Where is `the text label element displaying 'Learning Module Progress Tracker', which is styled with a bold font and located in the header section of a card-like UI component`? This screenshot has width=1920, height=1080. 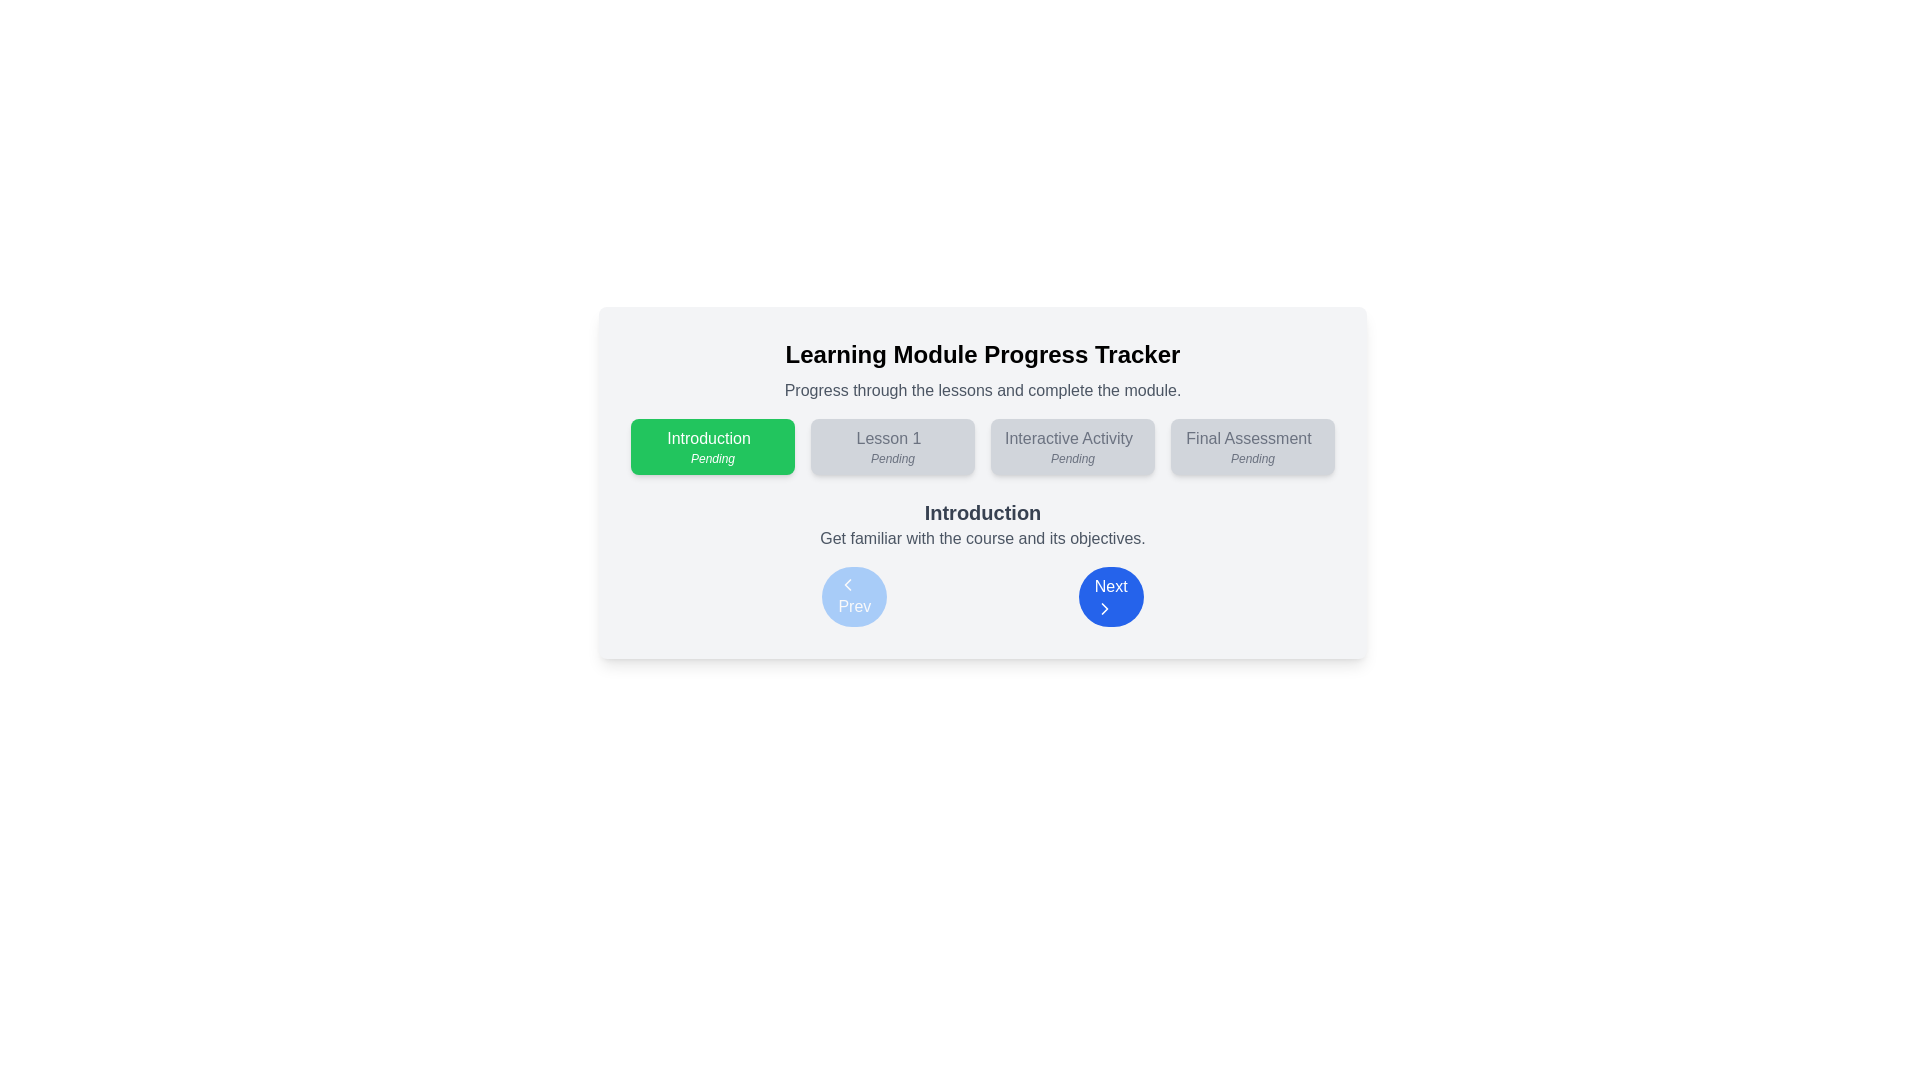
the text label element displaying 'Learning Module Progress Tracker', which is styled with a bold font and located in the header section of a card-like UI component is located at coordinates (983, 353).